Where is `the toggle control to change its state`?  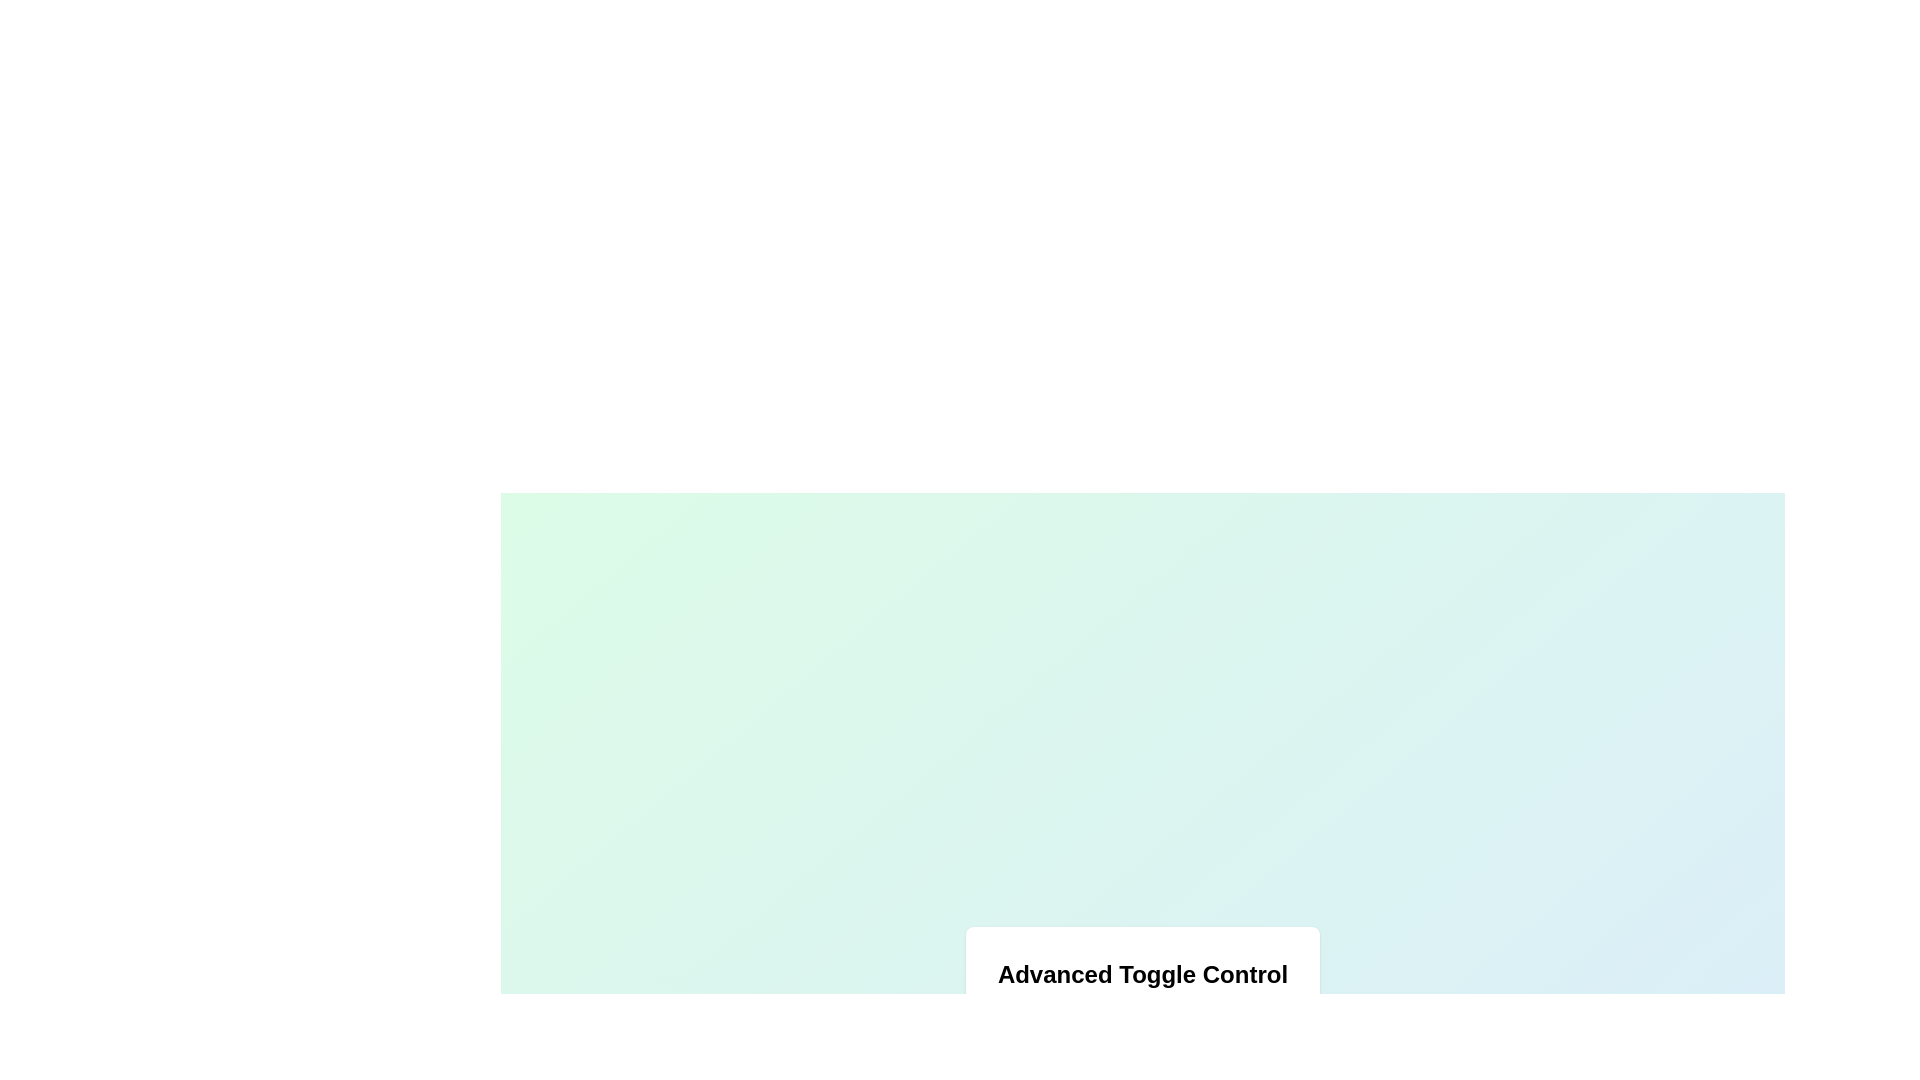
the toggle control to change its state is located at coordinates (1052, 1034).